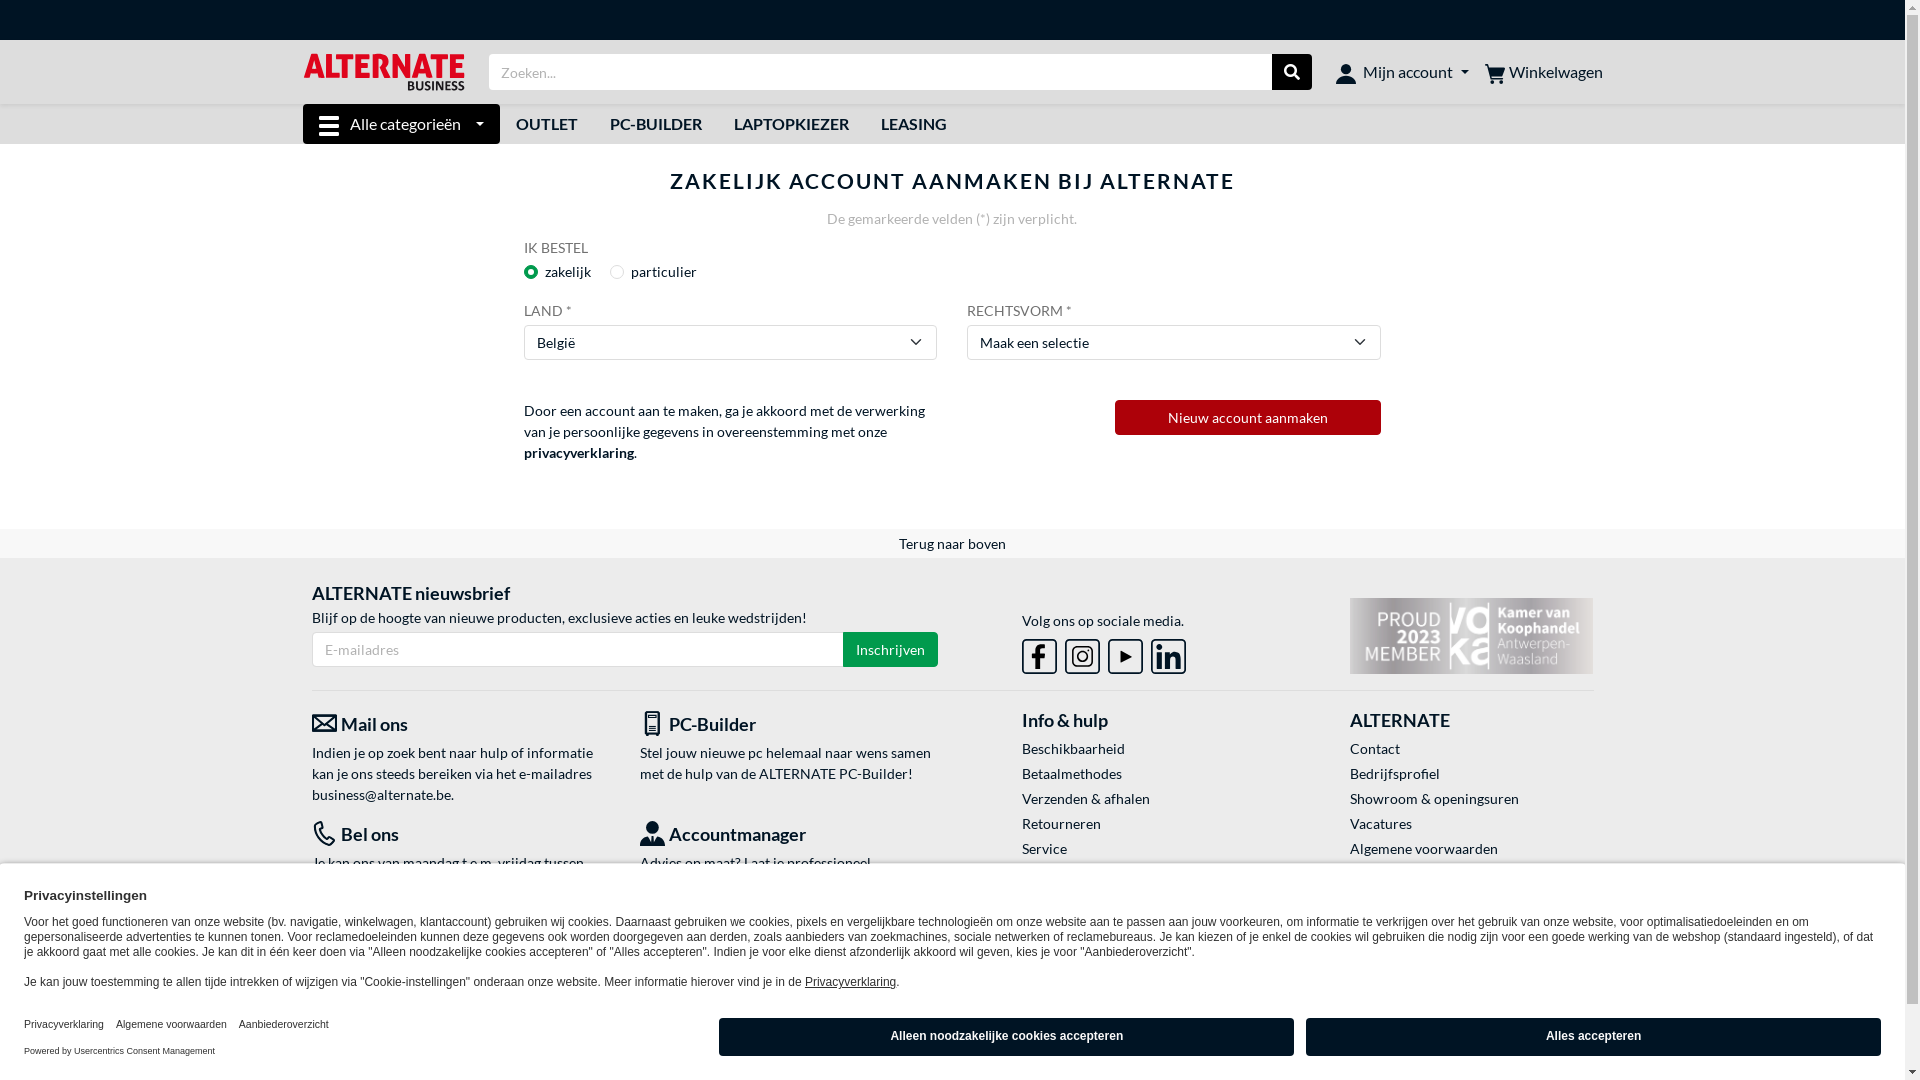 The height and width of the screenshot is (1080, 1920). What do you see at coordinates (1541, 71) in the screenshot?
I see `'Winkelwagen'` at bounding box center [1541, 71].